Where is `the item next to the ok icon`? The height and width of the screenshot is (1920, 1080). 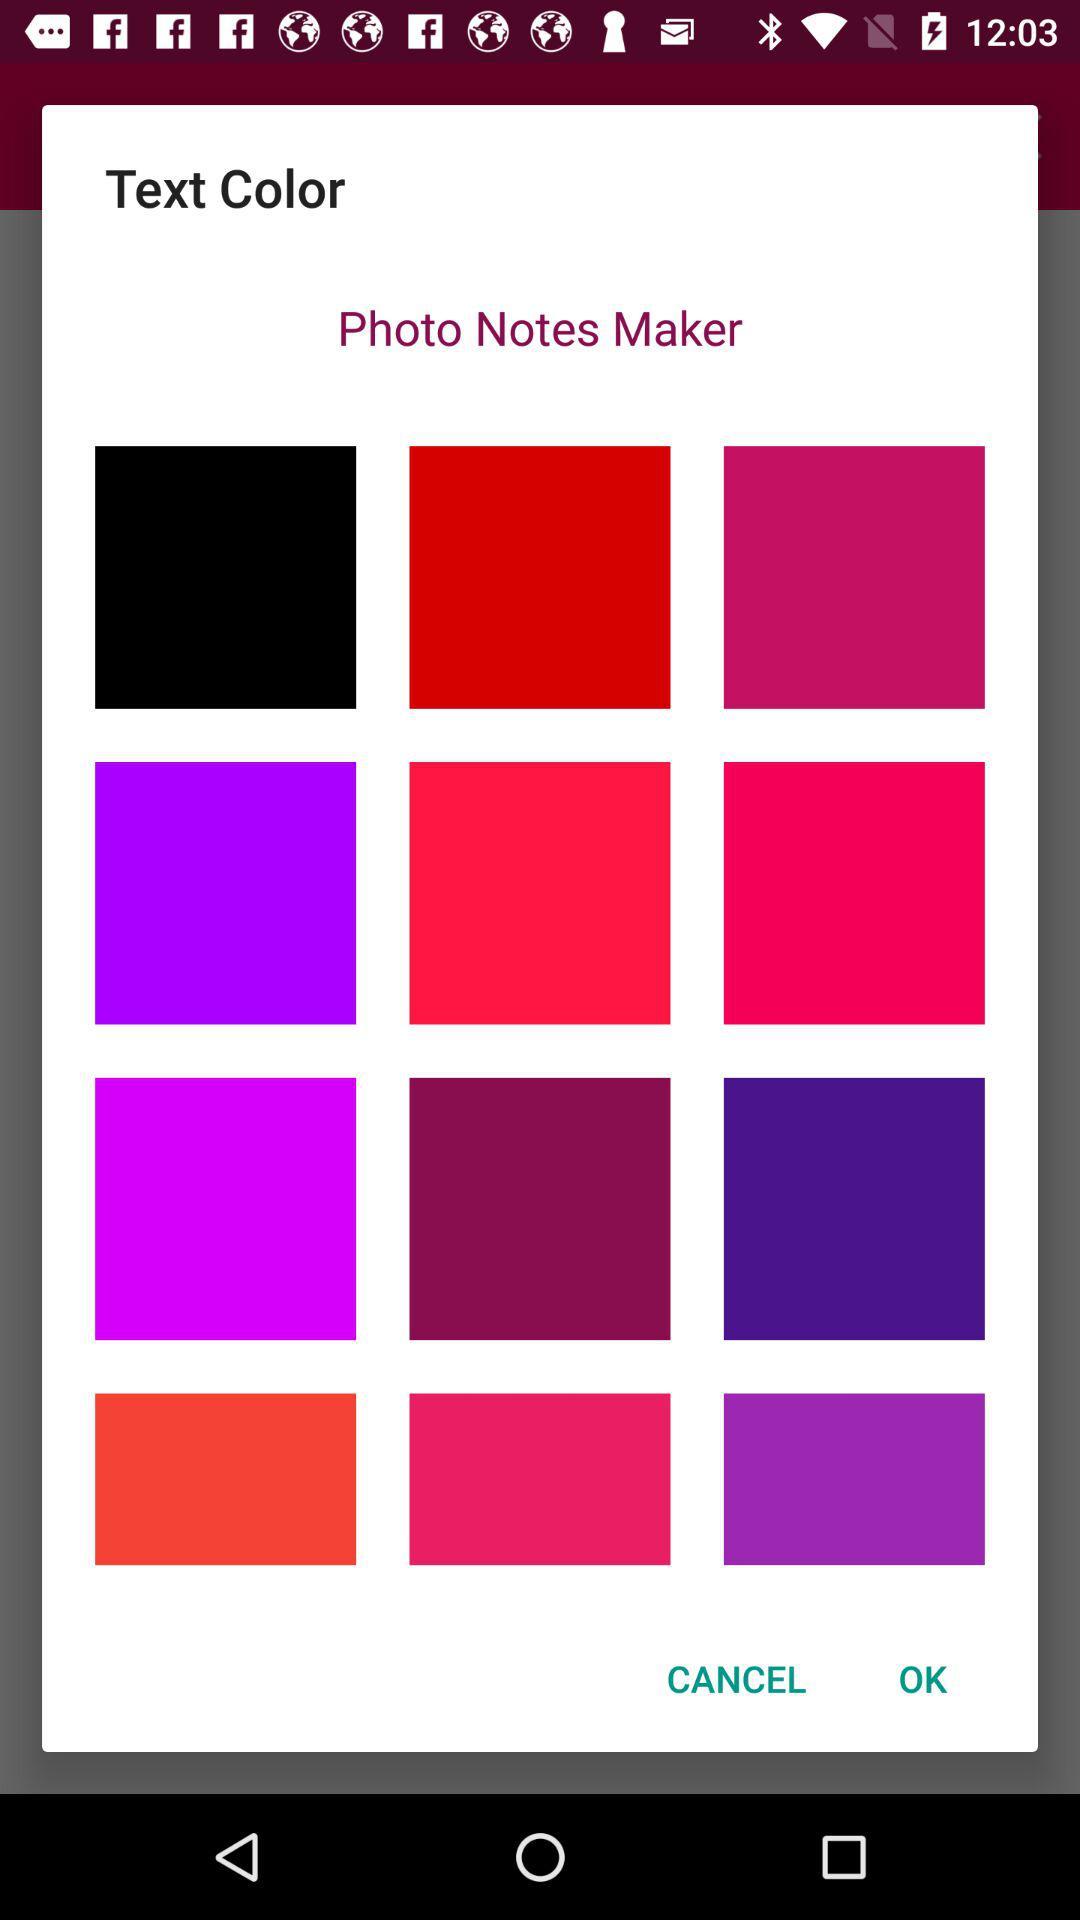
the item next to the ok icon is located at coordinates (736, 1678).